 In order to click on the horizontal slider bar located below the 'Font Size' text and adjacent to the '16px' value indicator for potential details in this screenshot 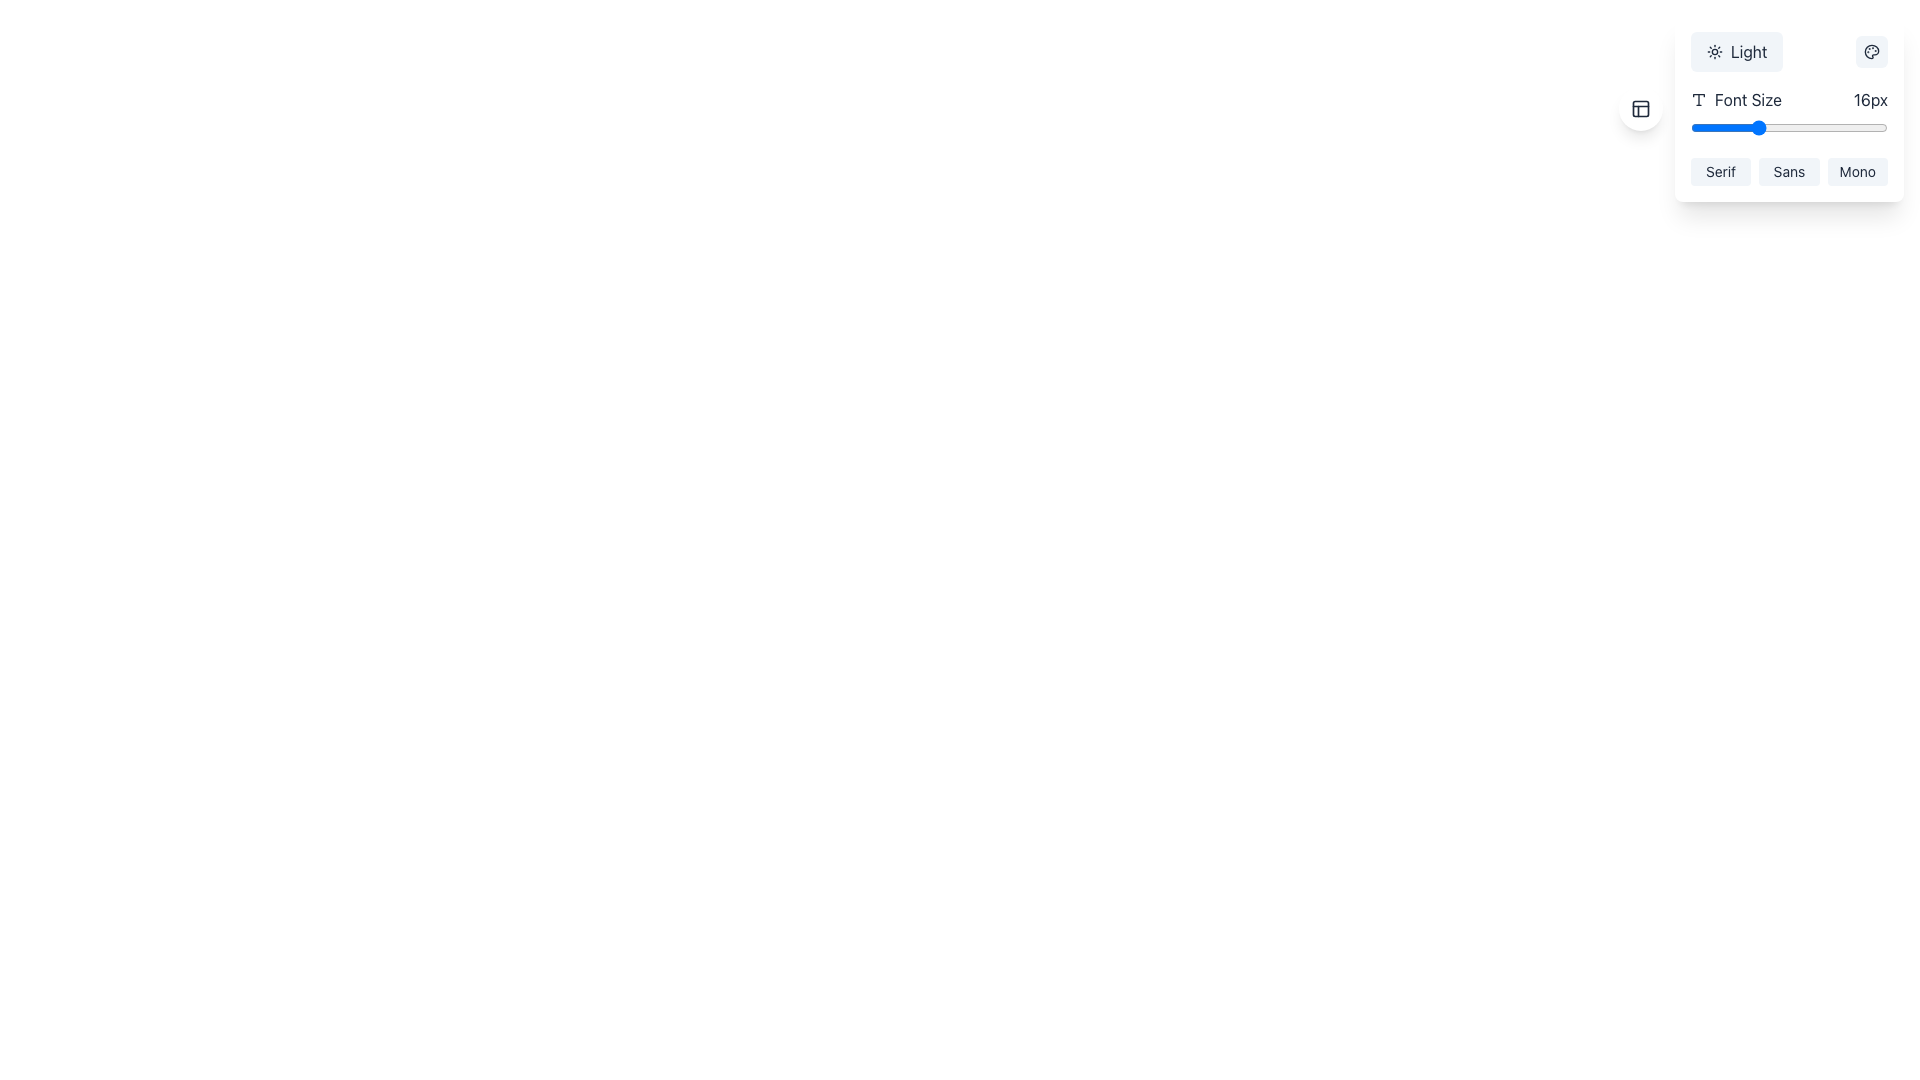, I will do `click(1789, 127)`.